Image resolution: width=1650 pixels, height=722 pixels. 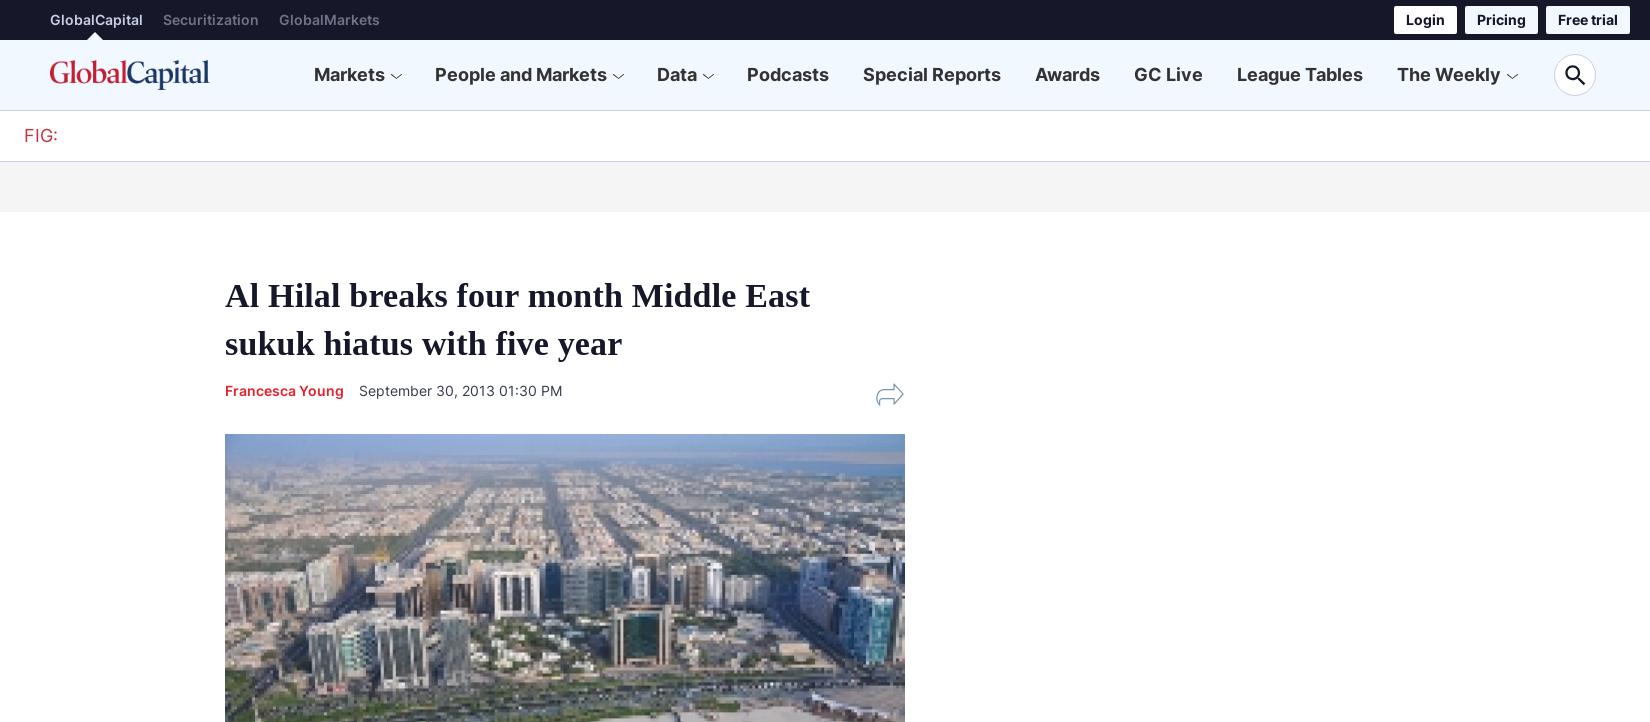 I want to click on 'GlobalMarkets', so click(x=329, y=19).